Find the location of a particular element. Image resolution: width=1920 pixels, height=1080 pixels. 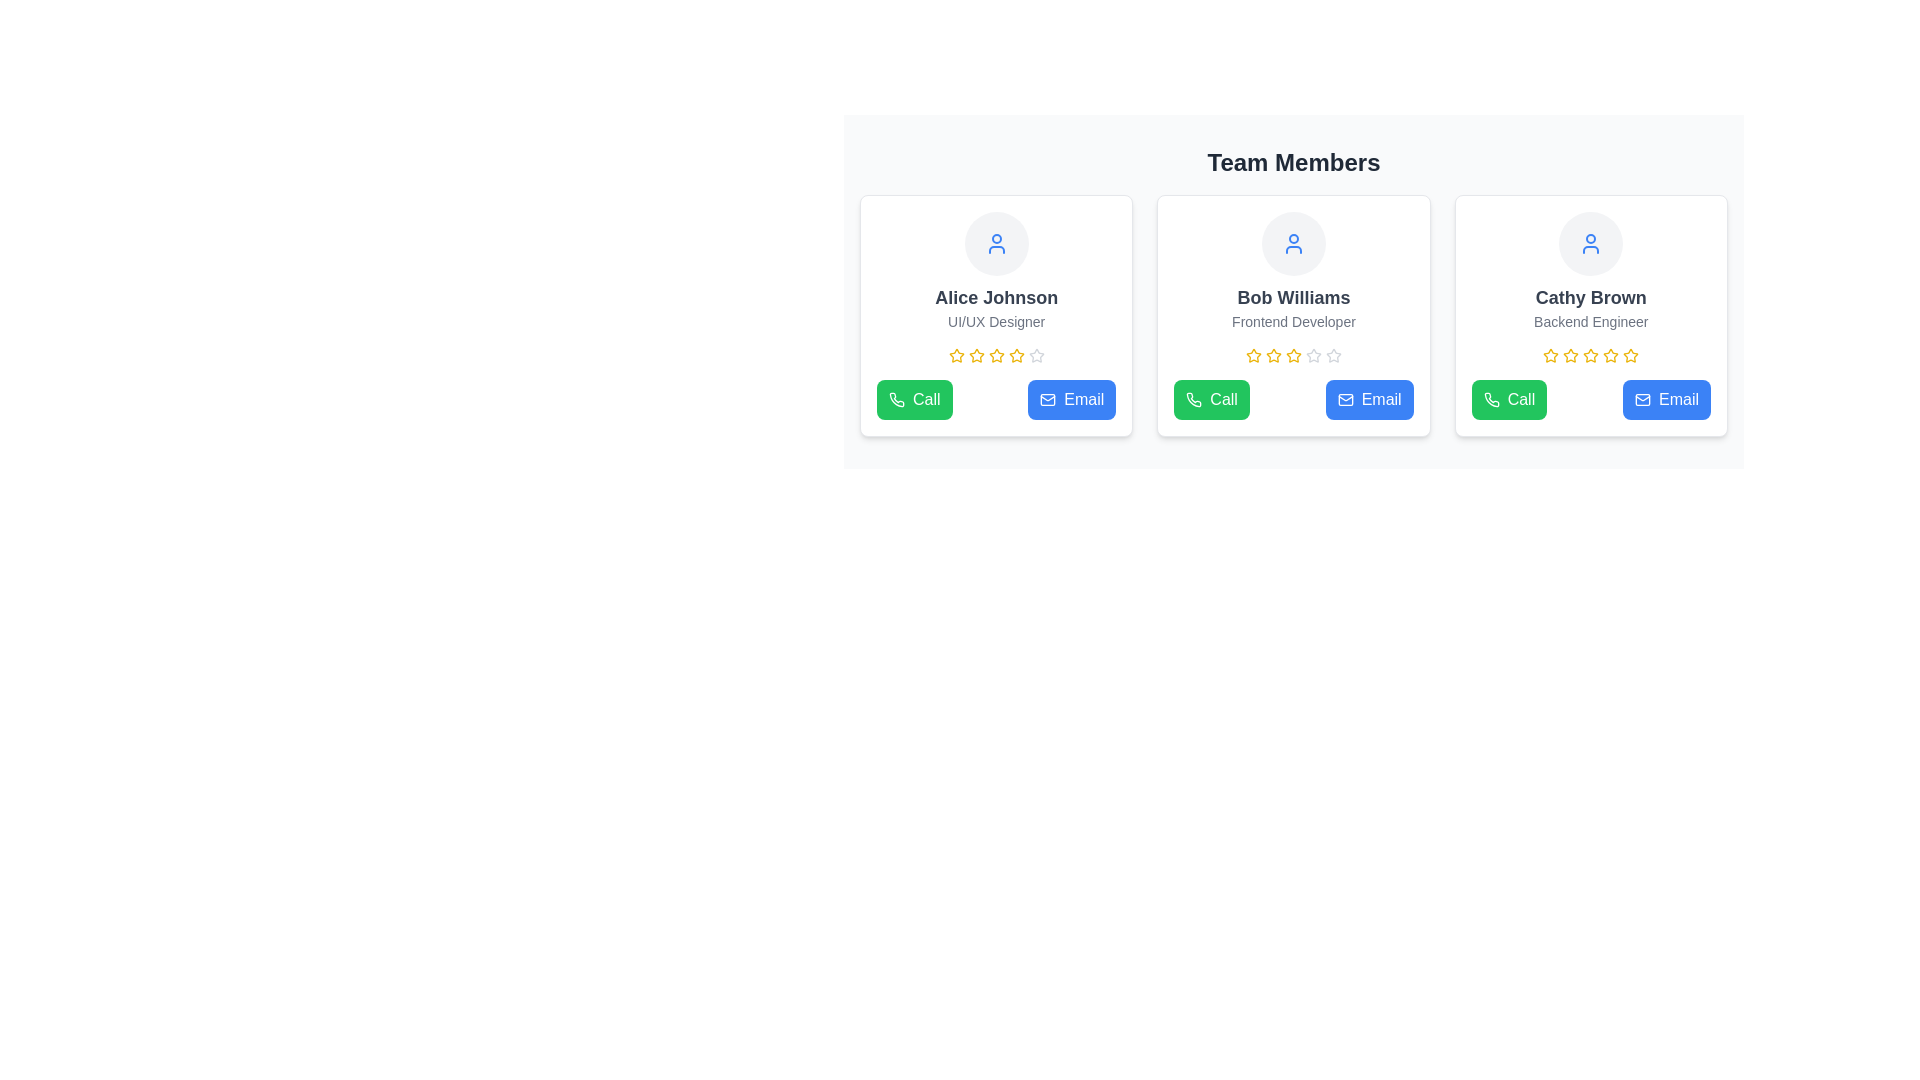

the third star icon from the left in a horizontal row of five star icons located beneath the profile details of Alice Johnson, UI/UX Designer is located at coordinates (976, 354).